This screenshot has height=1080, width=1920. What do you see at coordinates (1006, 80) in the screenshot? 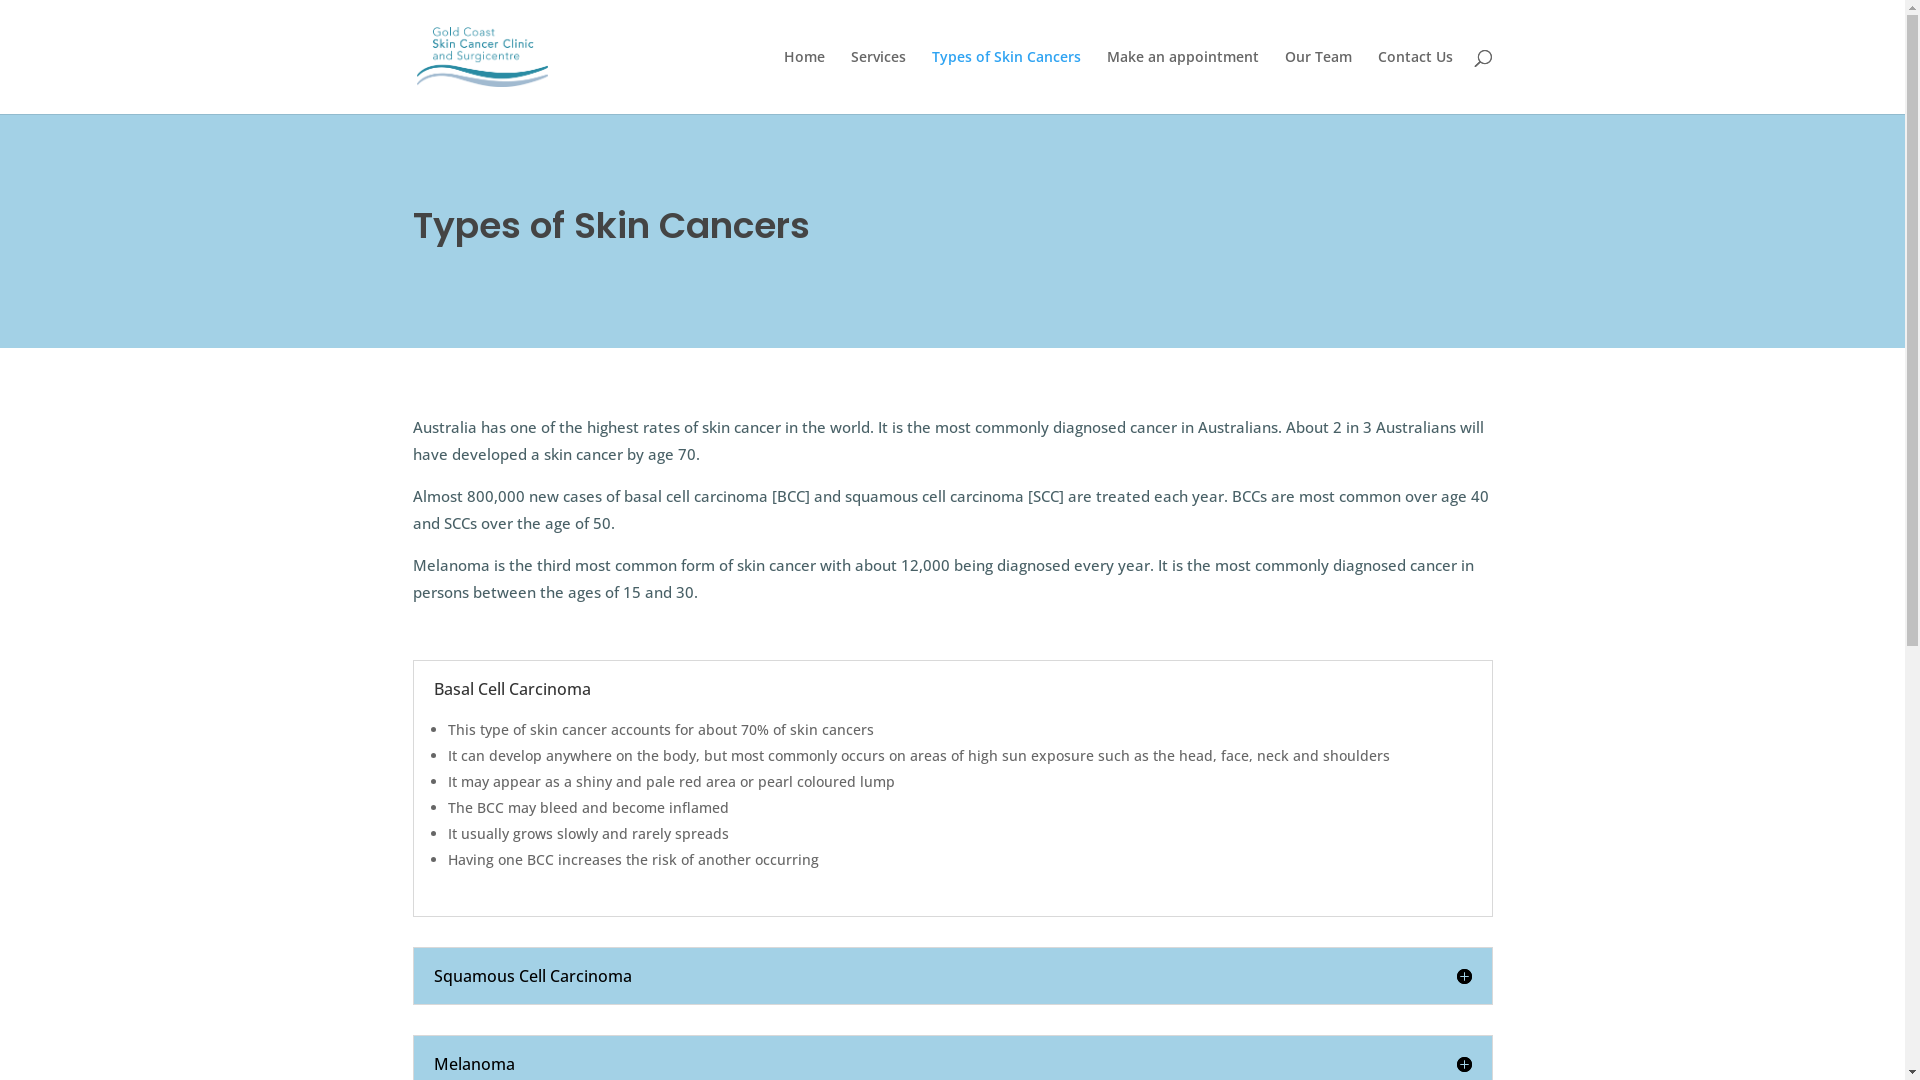
I see `'Types of Skin Cancers'` at bounding box center [1006, 80].